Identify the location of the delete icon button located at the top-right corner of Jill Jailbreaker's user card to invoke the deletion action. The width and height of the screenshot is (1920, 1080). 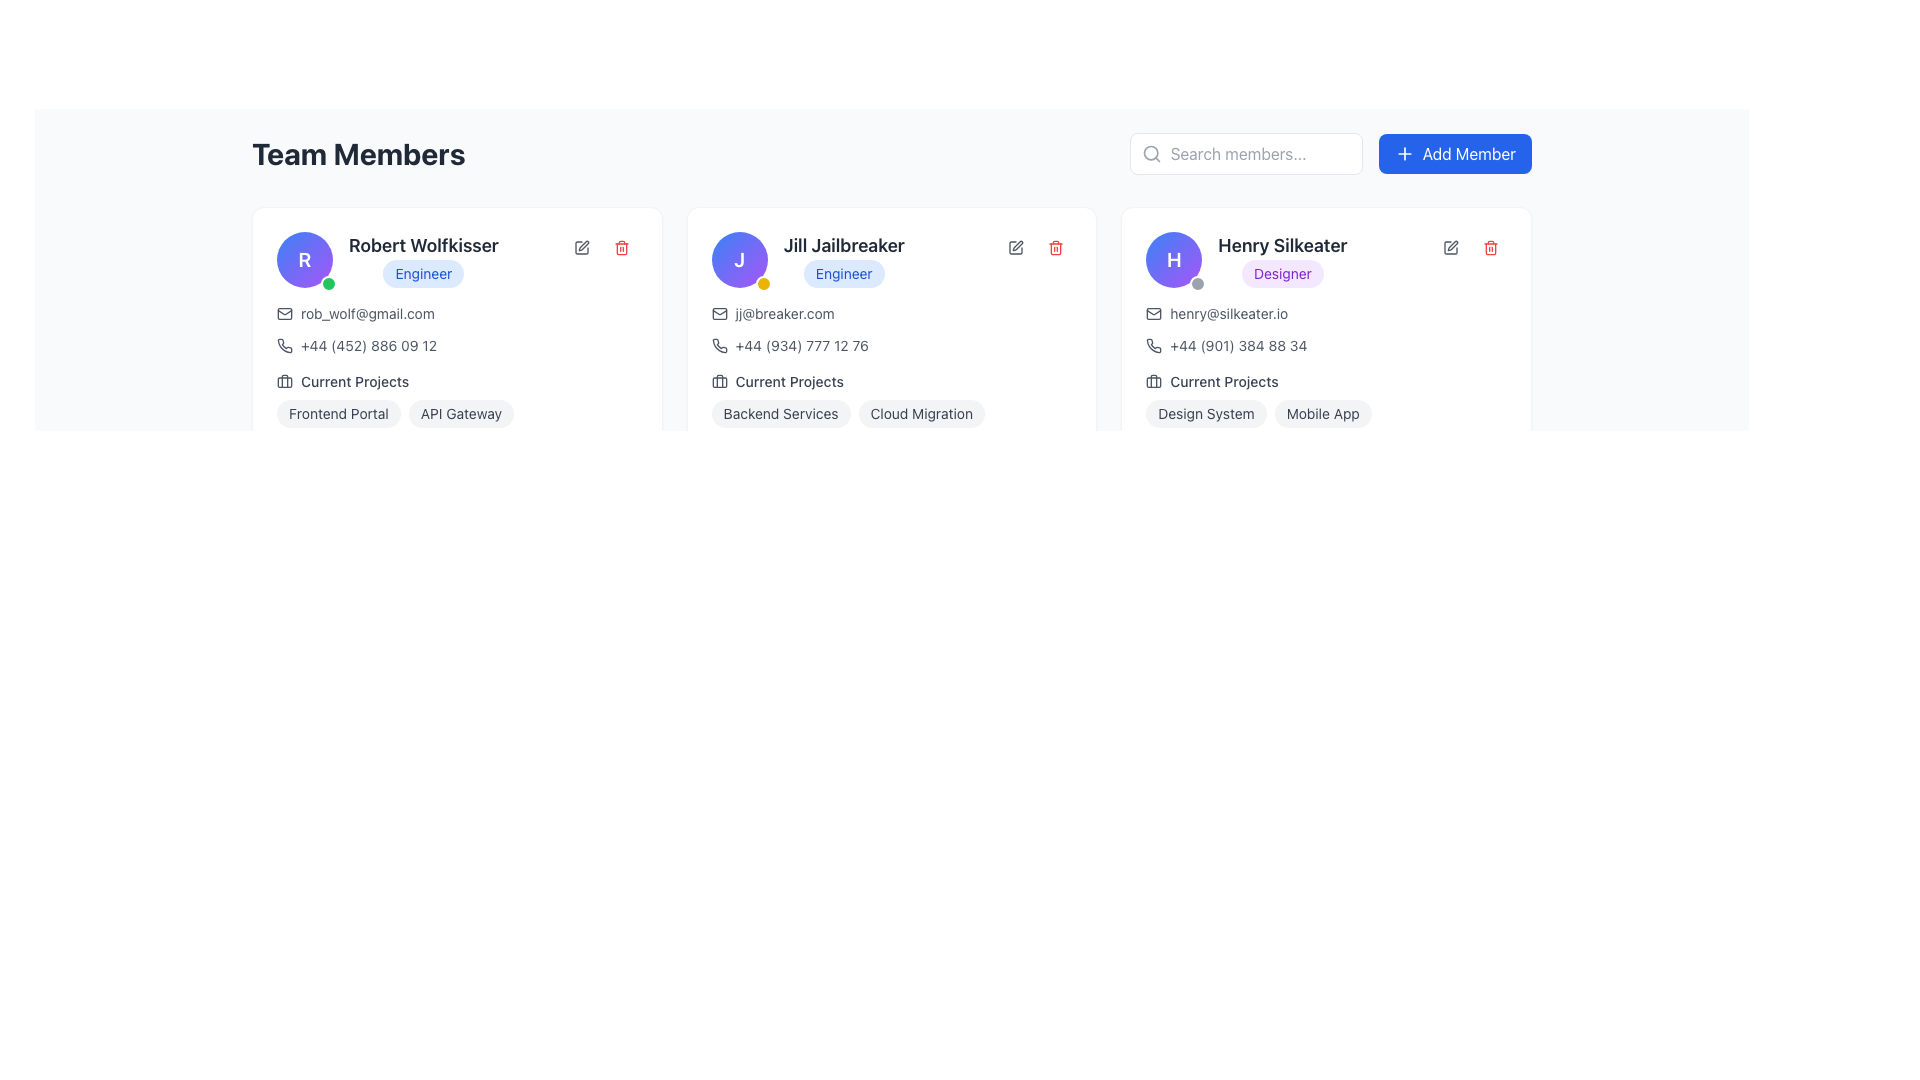
(1055, 246).